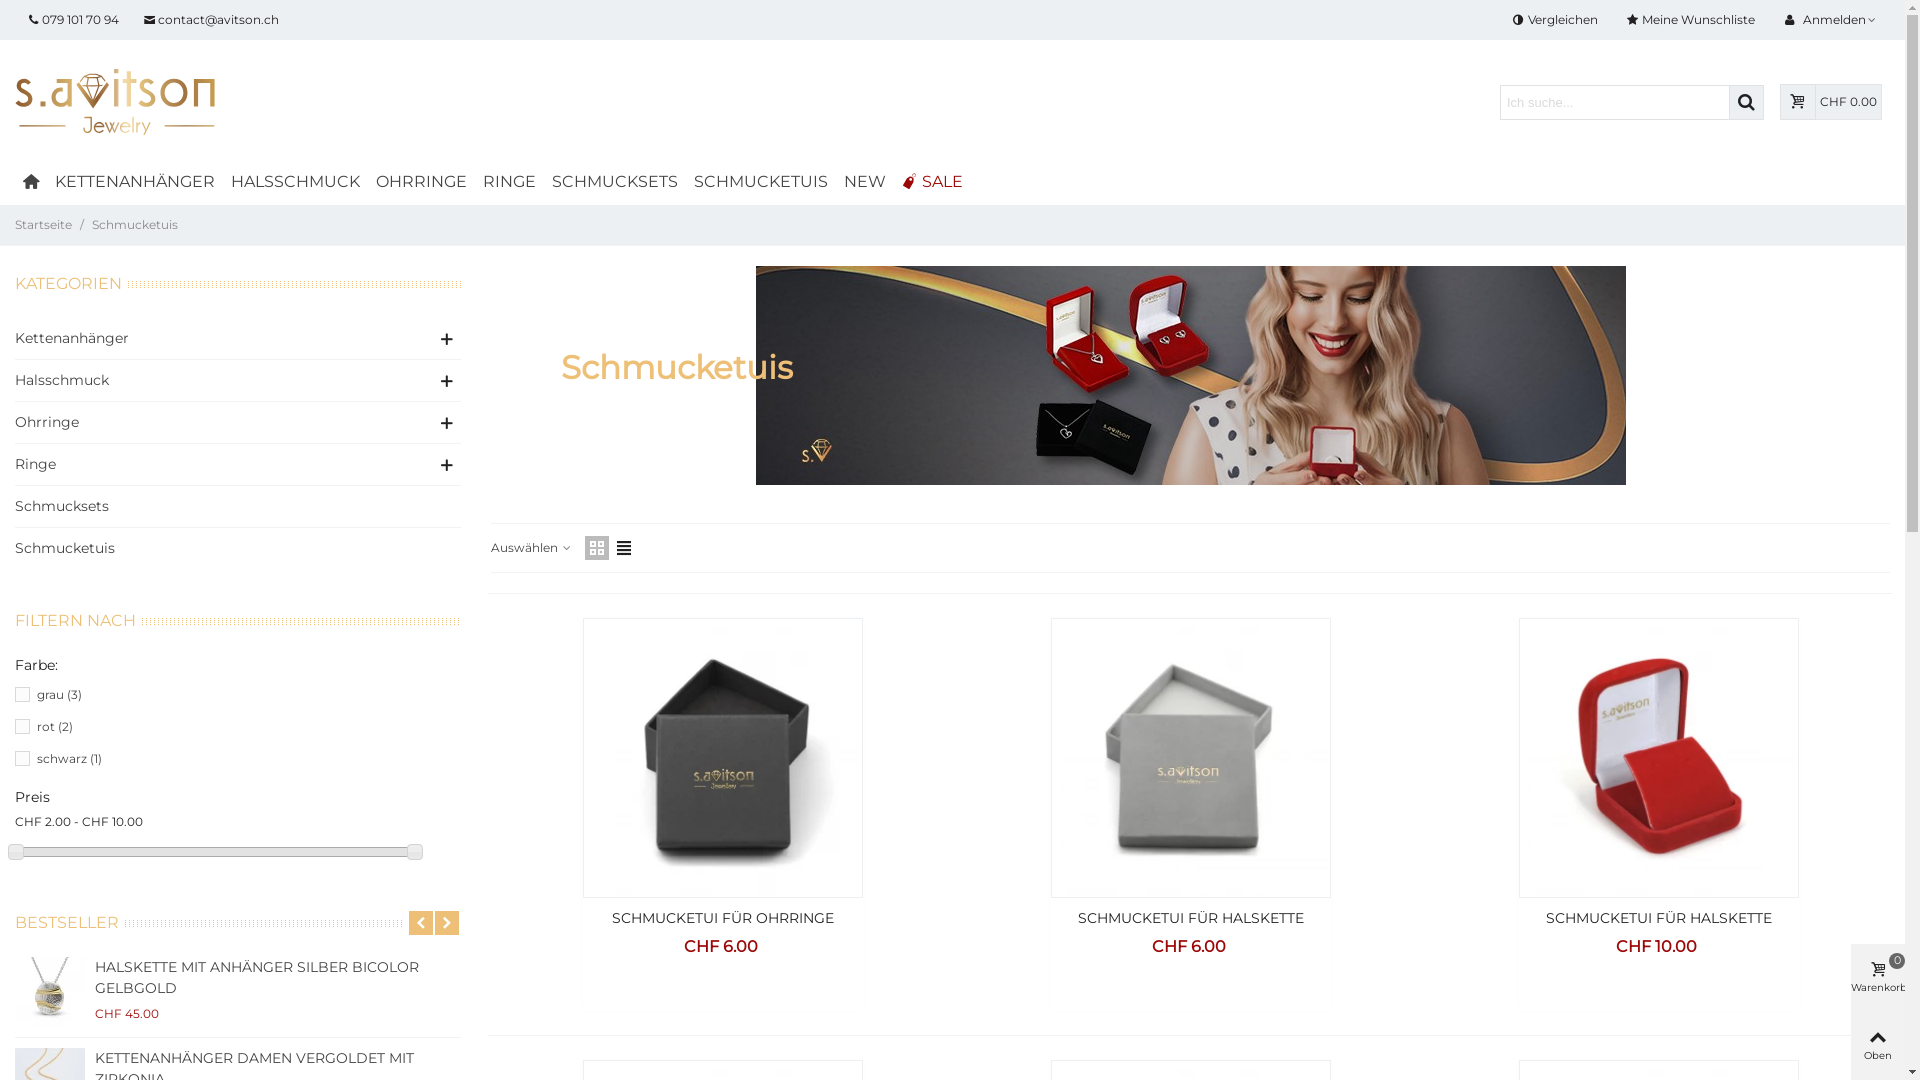  I want to click on 'CHF 0.00', so click(1830, 101).